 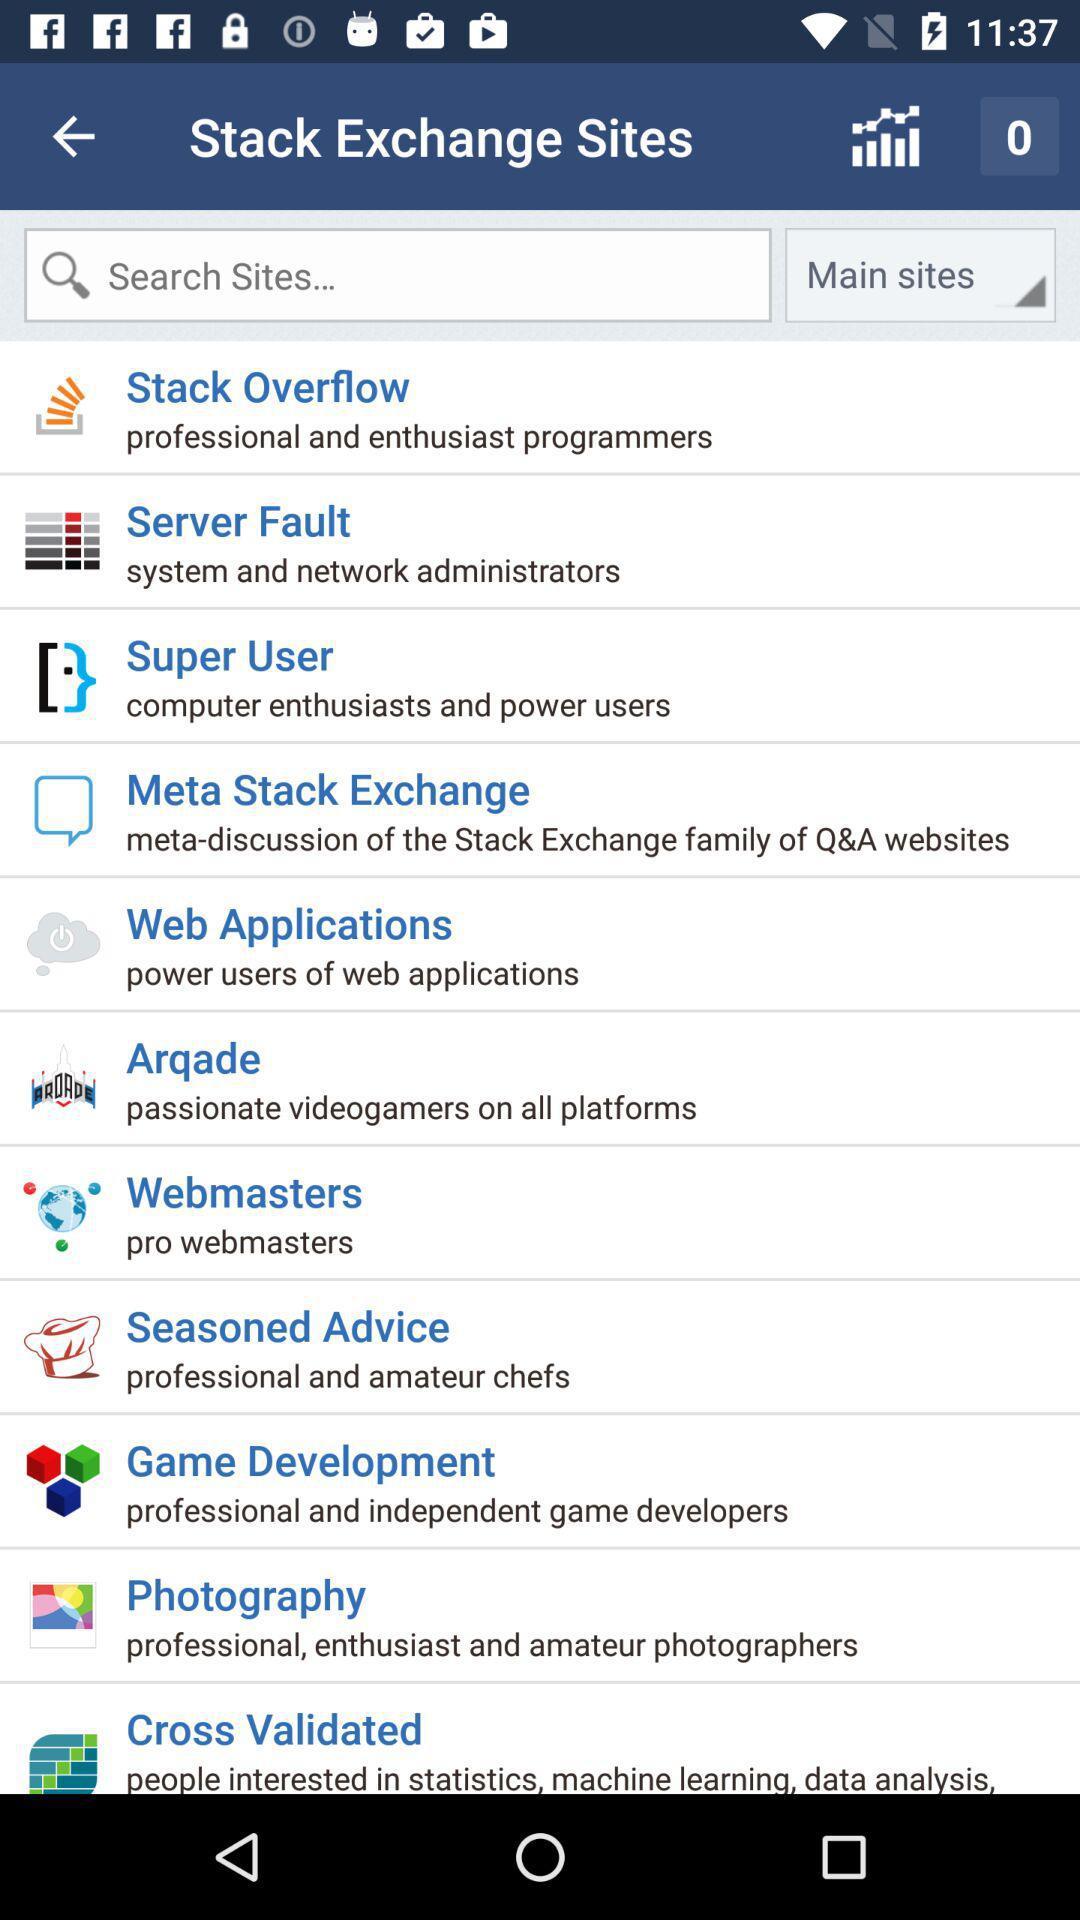 I want to click on search box, so click(x=397, y=274).